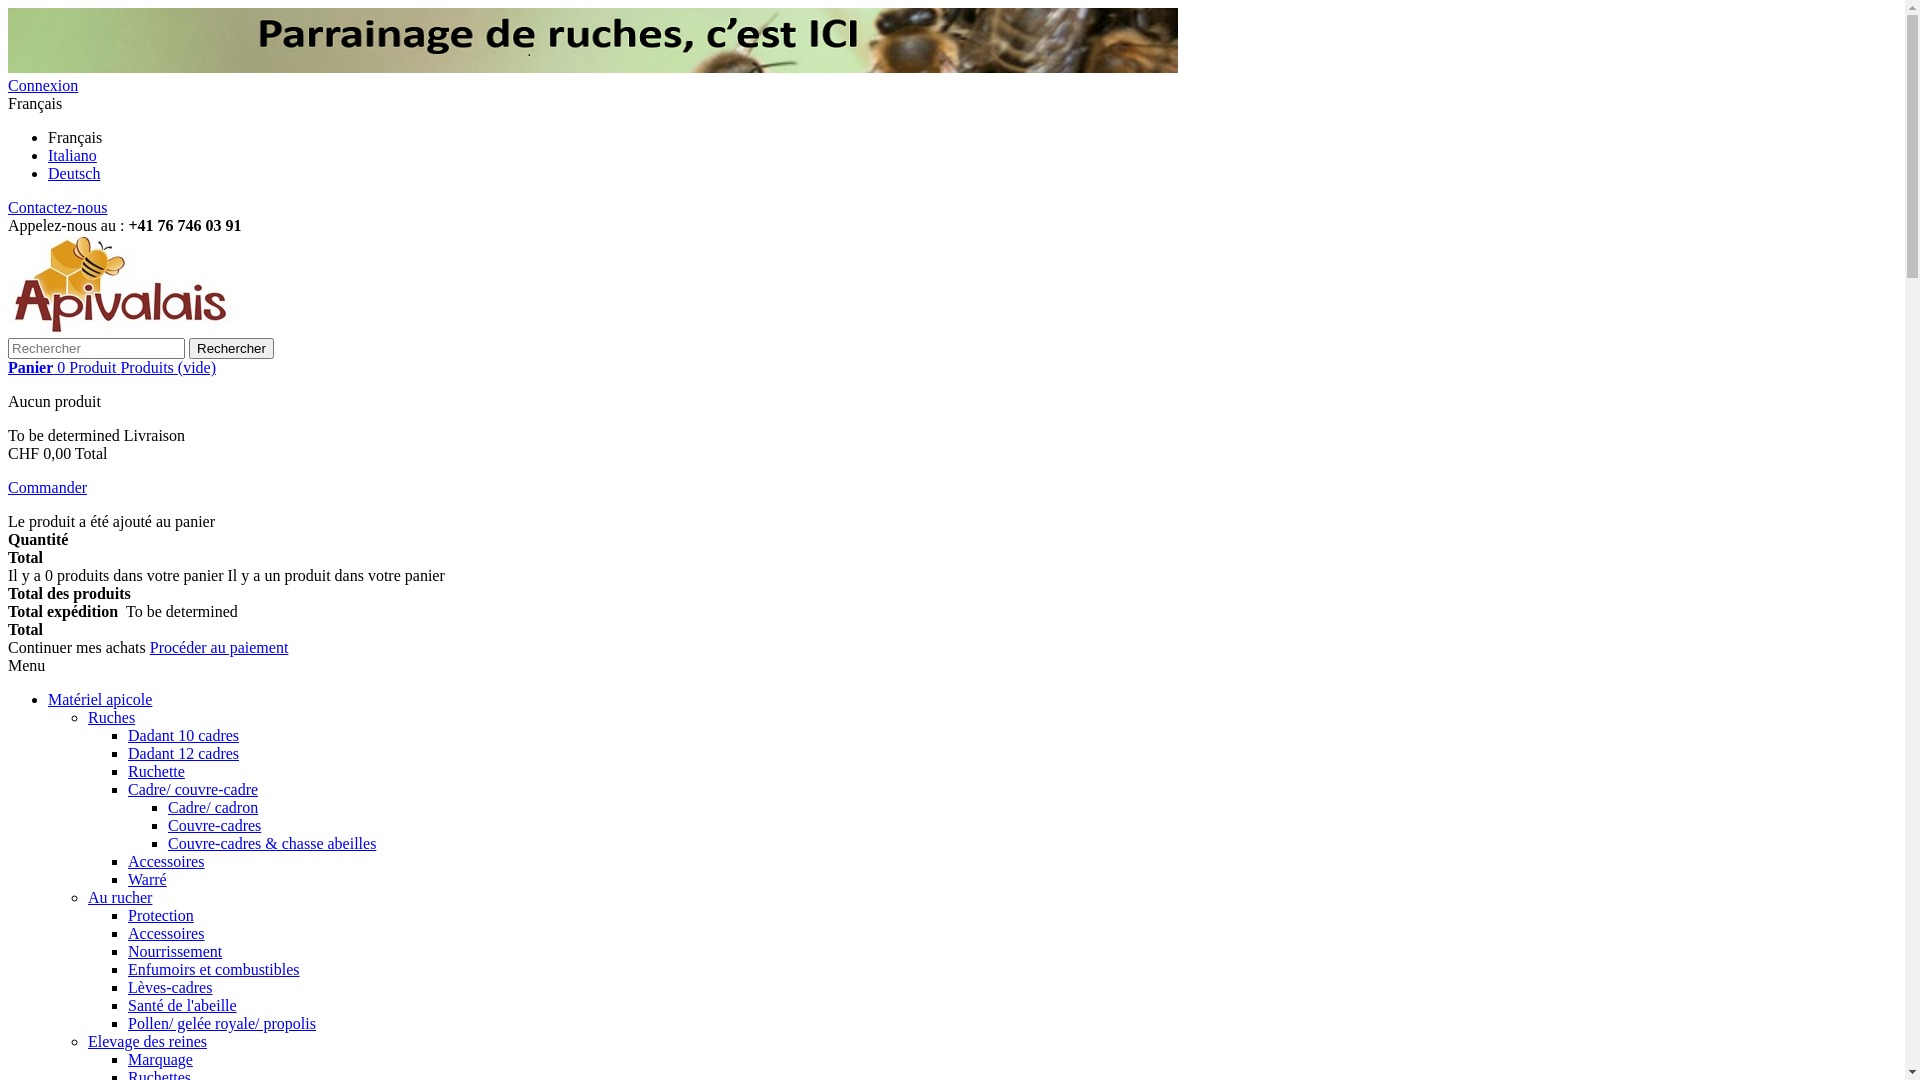 The height and width of the screenshot is (1080, 1920). I want to click on 'Accessoires', so click(166, 860).